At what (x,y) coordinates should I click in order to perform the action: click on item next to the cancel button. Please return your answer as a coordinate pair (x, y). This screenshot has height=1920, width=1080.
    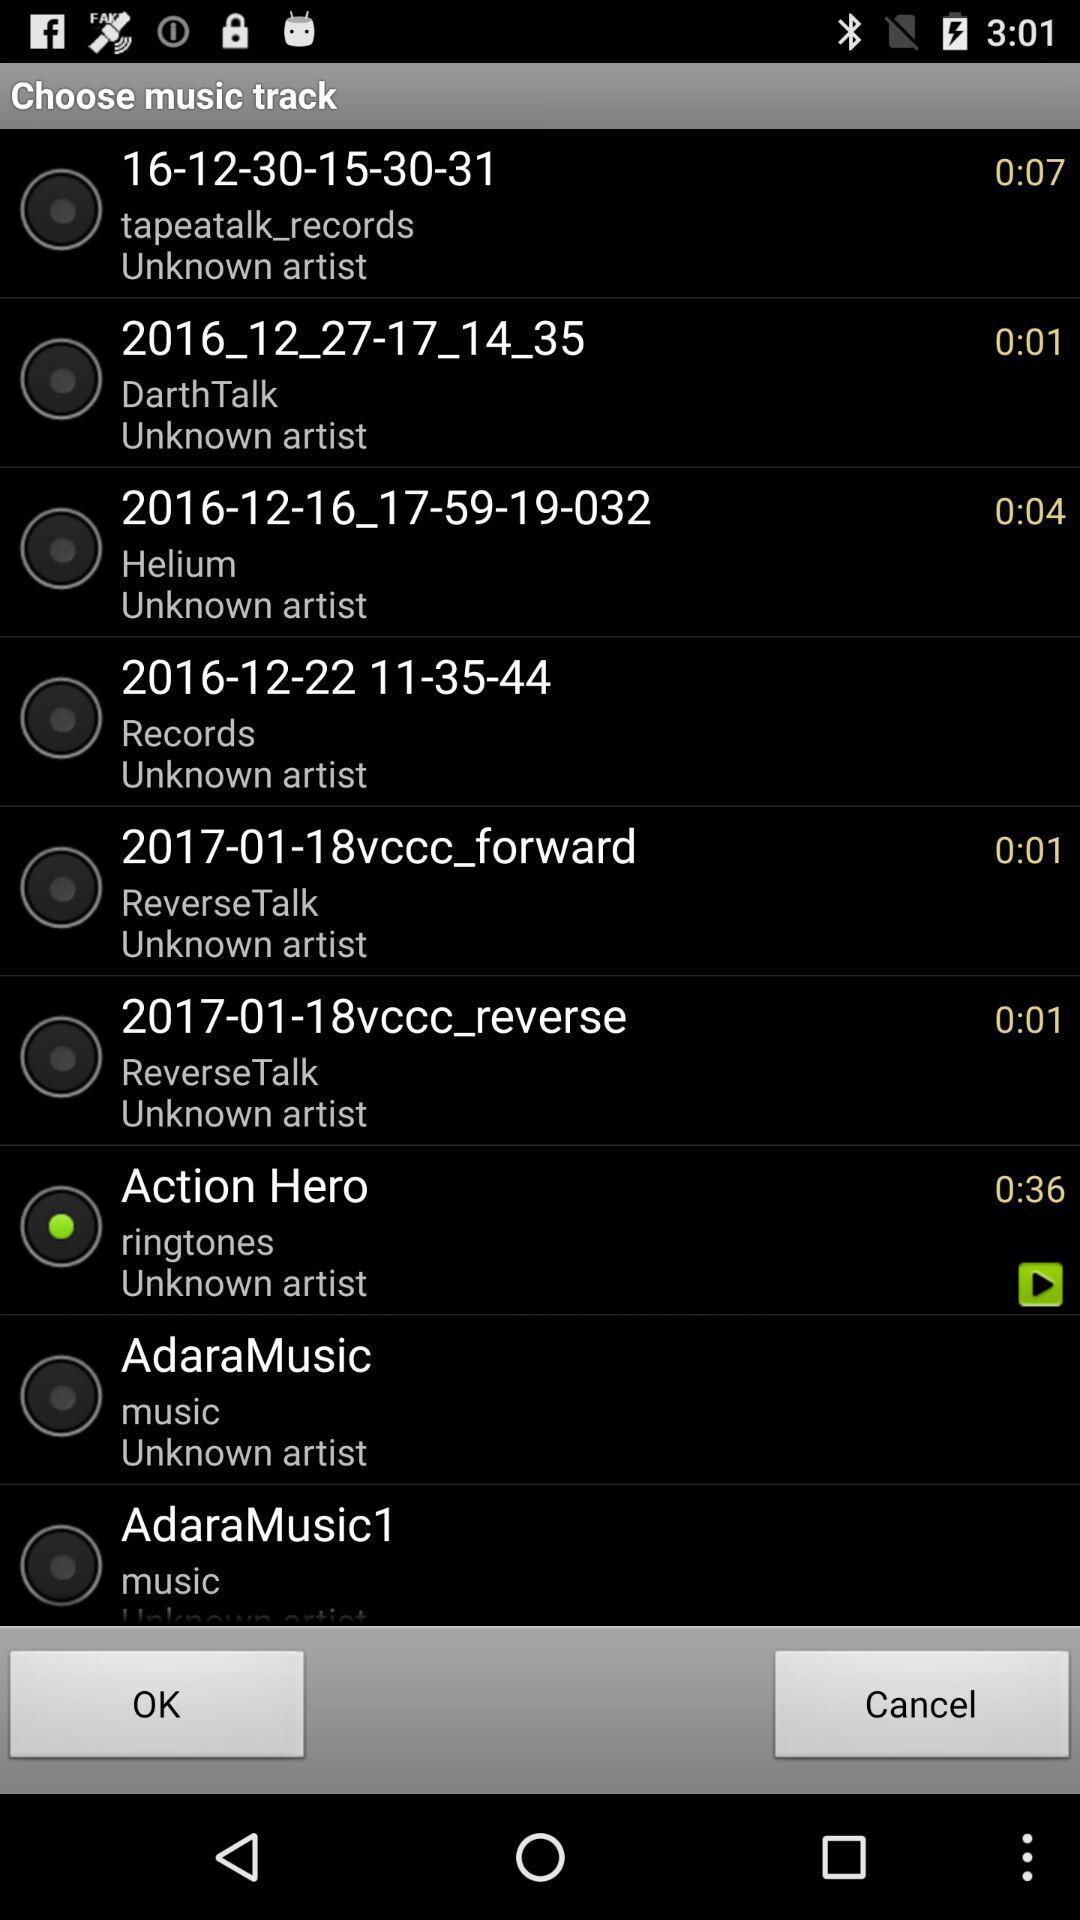
    Looking at the image, I should click on (156, 1708).